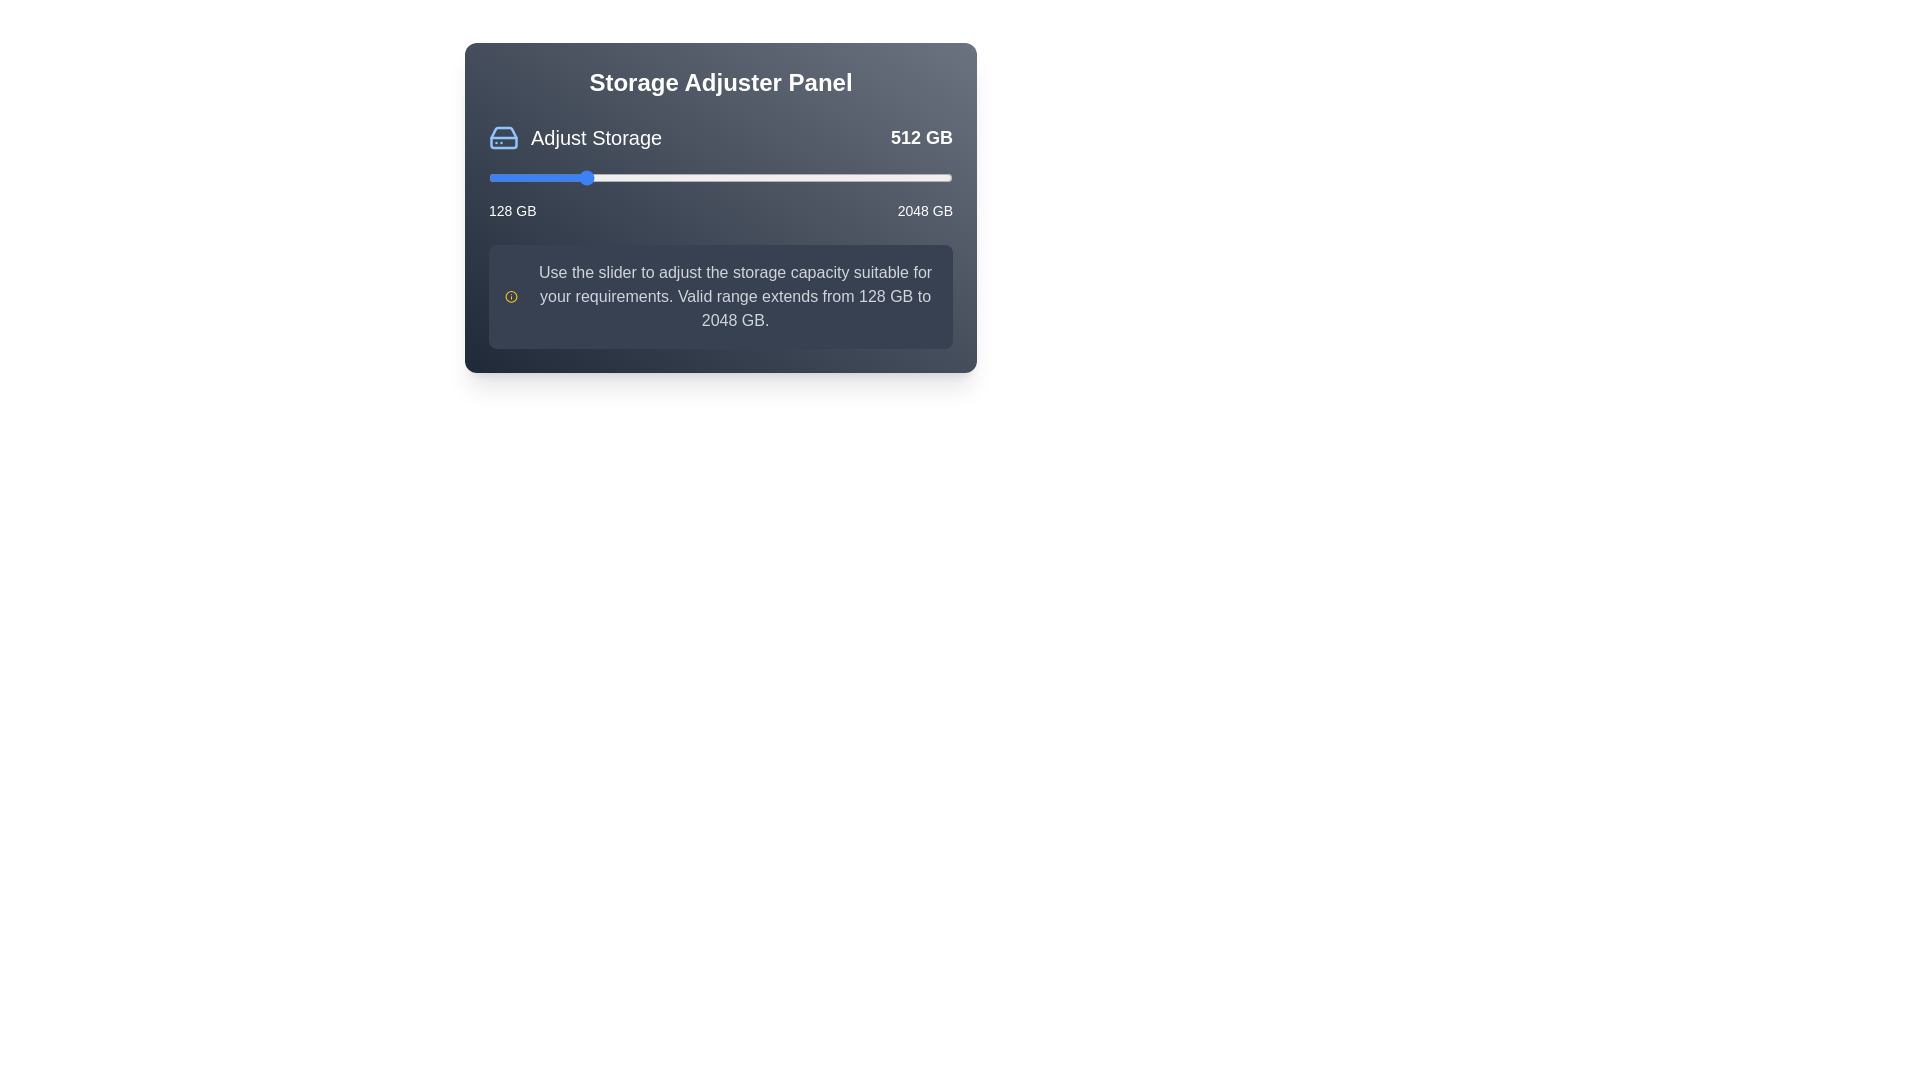  I want to click on the storage capacity, so click(593, 176).